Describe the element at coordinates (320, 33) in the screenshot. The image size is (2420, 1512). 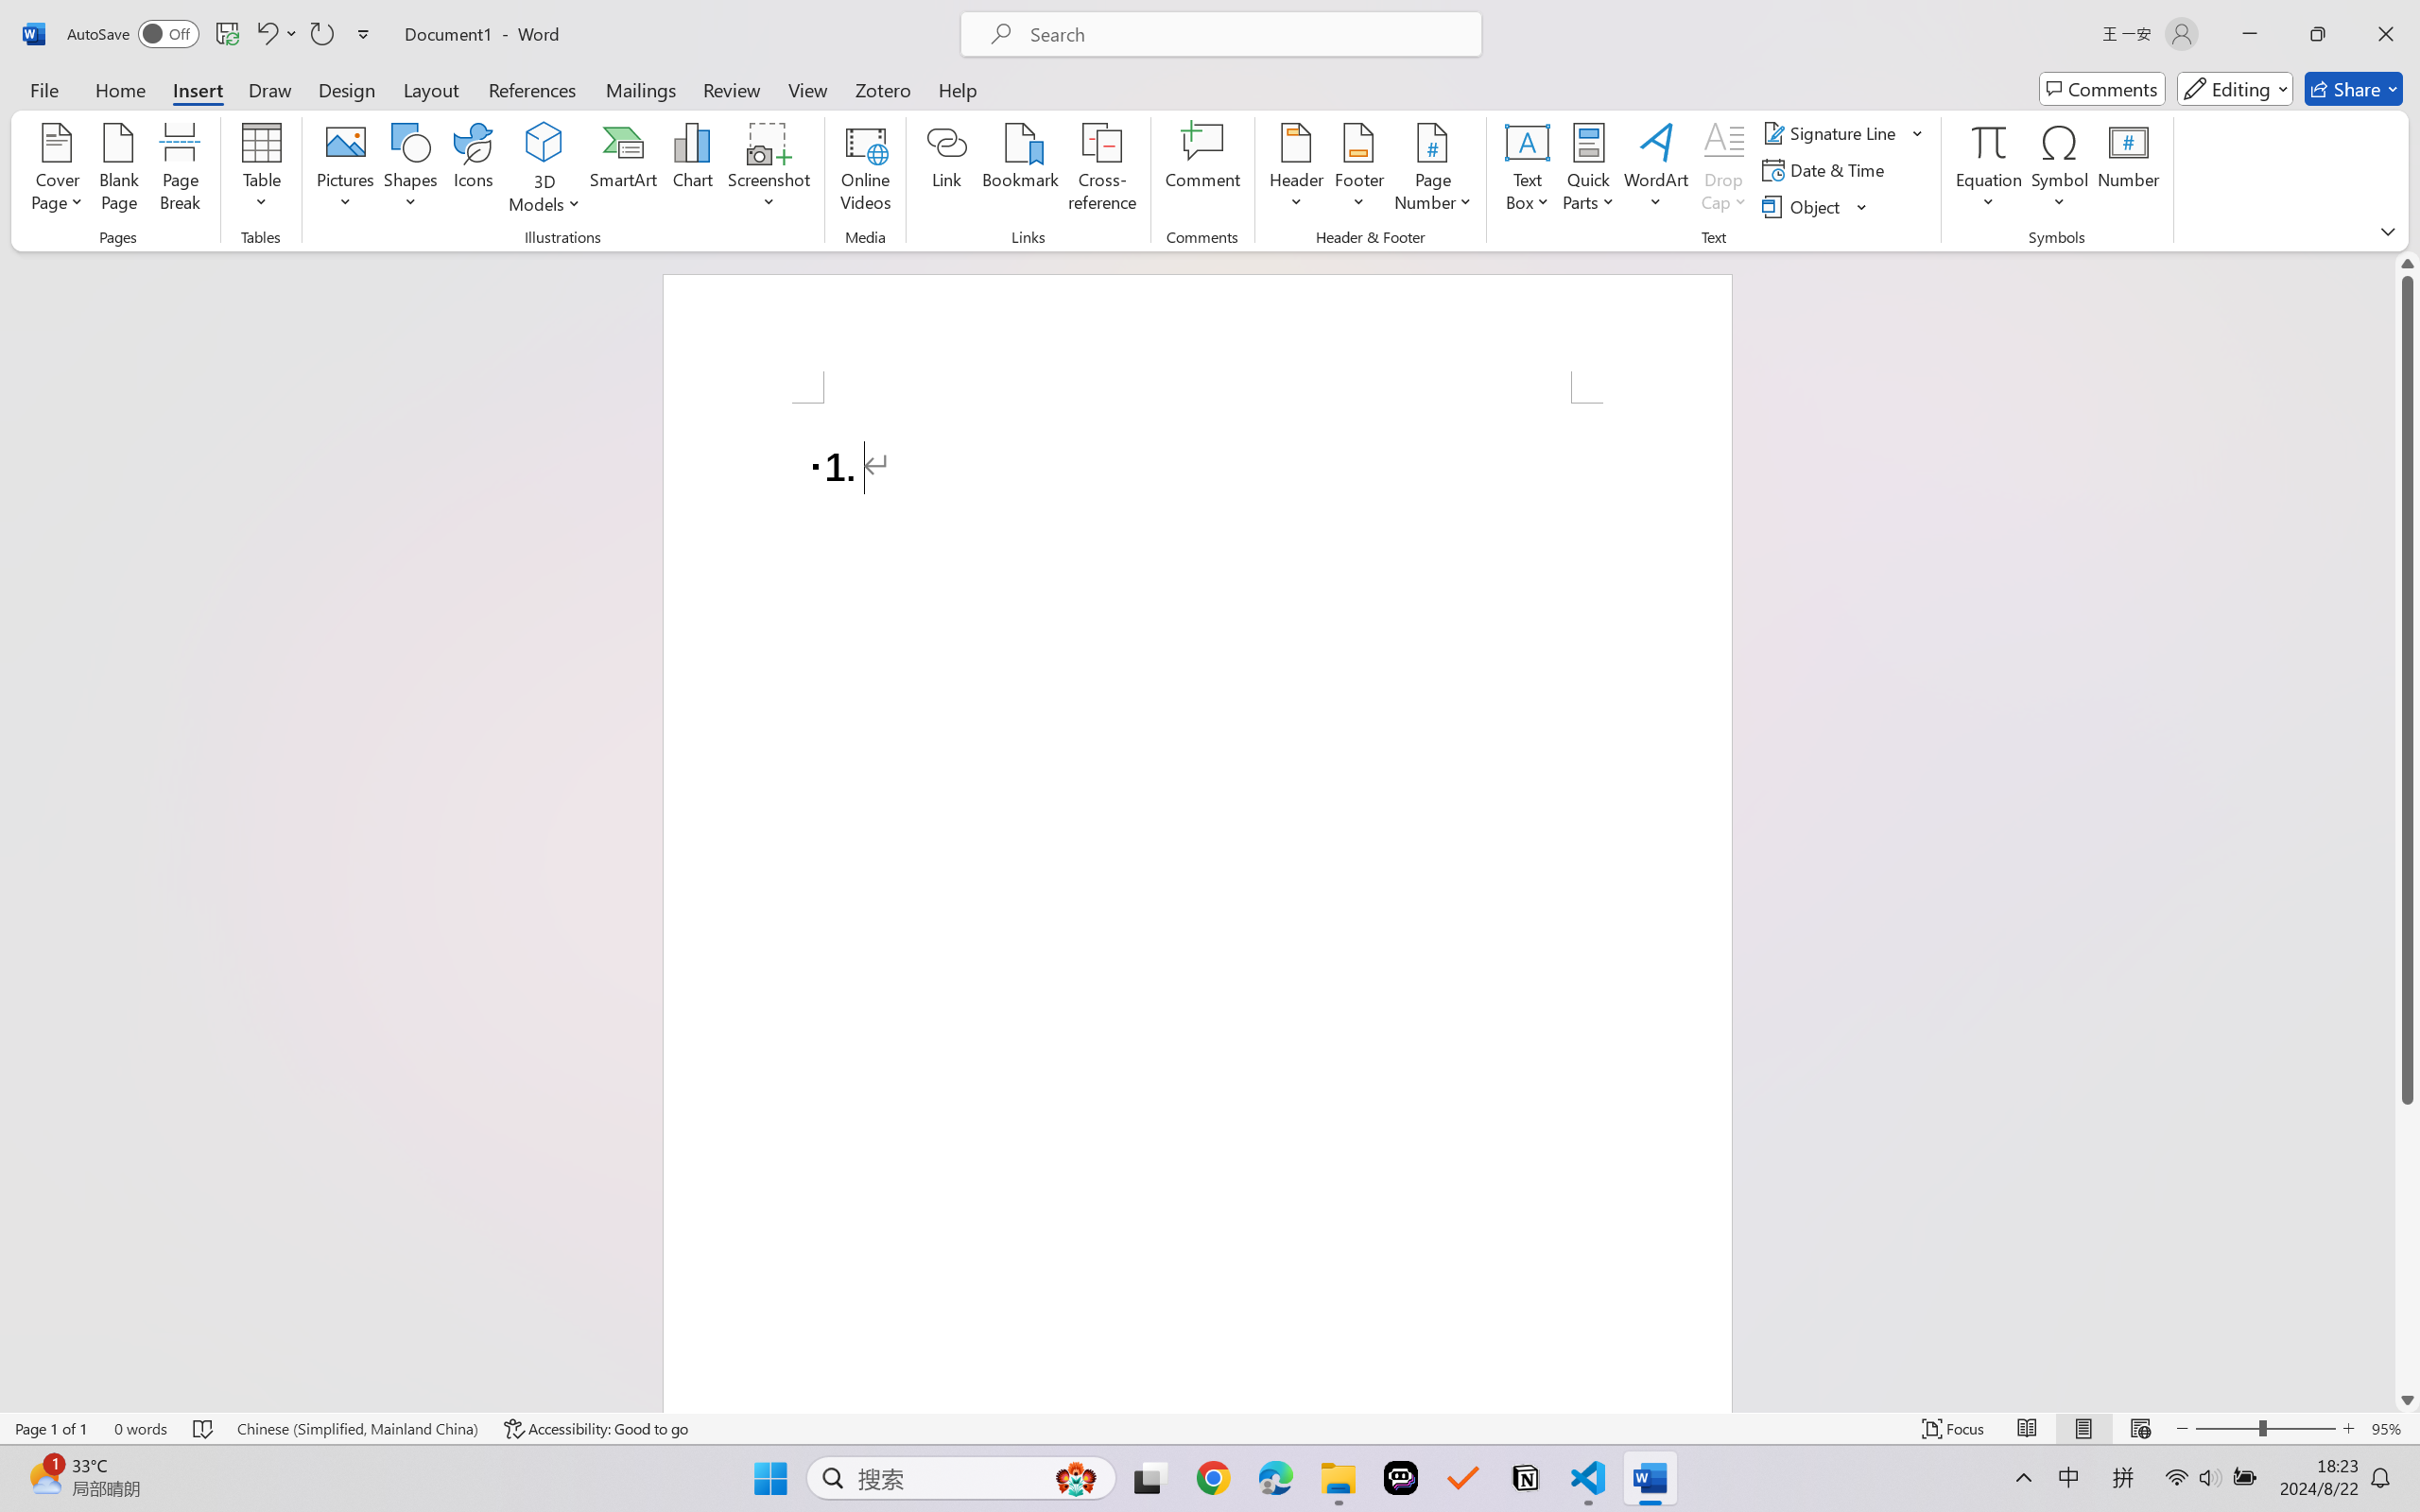
I see `'Repeat Doc Close'` at that location.